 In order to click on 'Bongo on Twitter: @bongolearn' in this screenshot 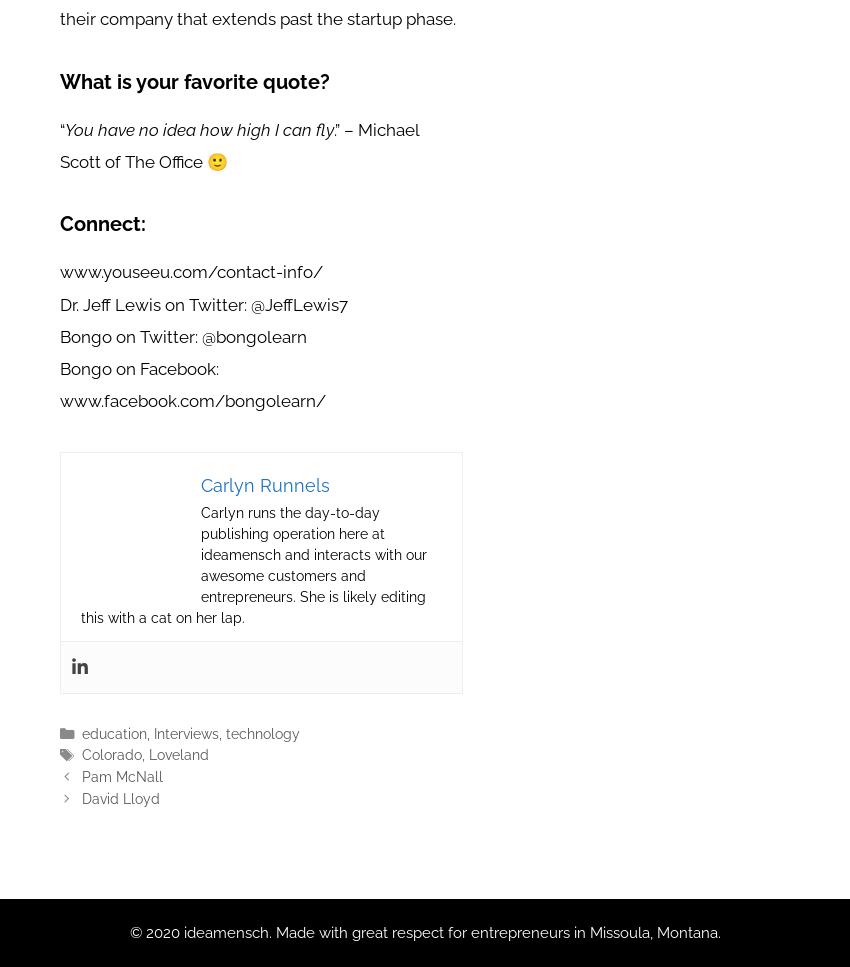, I will do `click(182, 335)`.